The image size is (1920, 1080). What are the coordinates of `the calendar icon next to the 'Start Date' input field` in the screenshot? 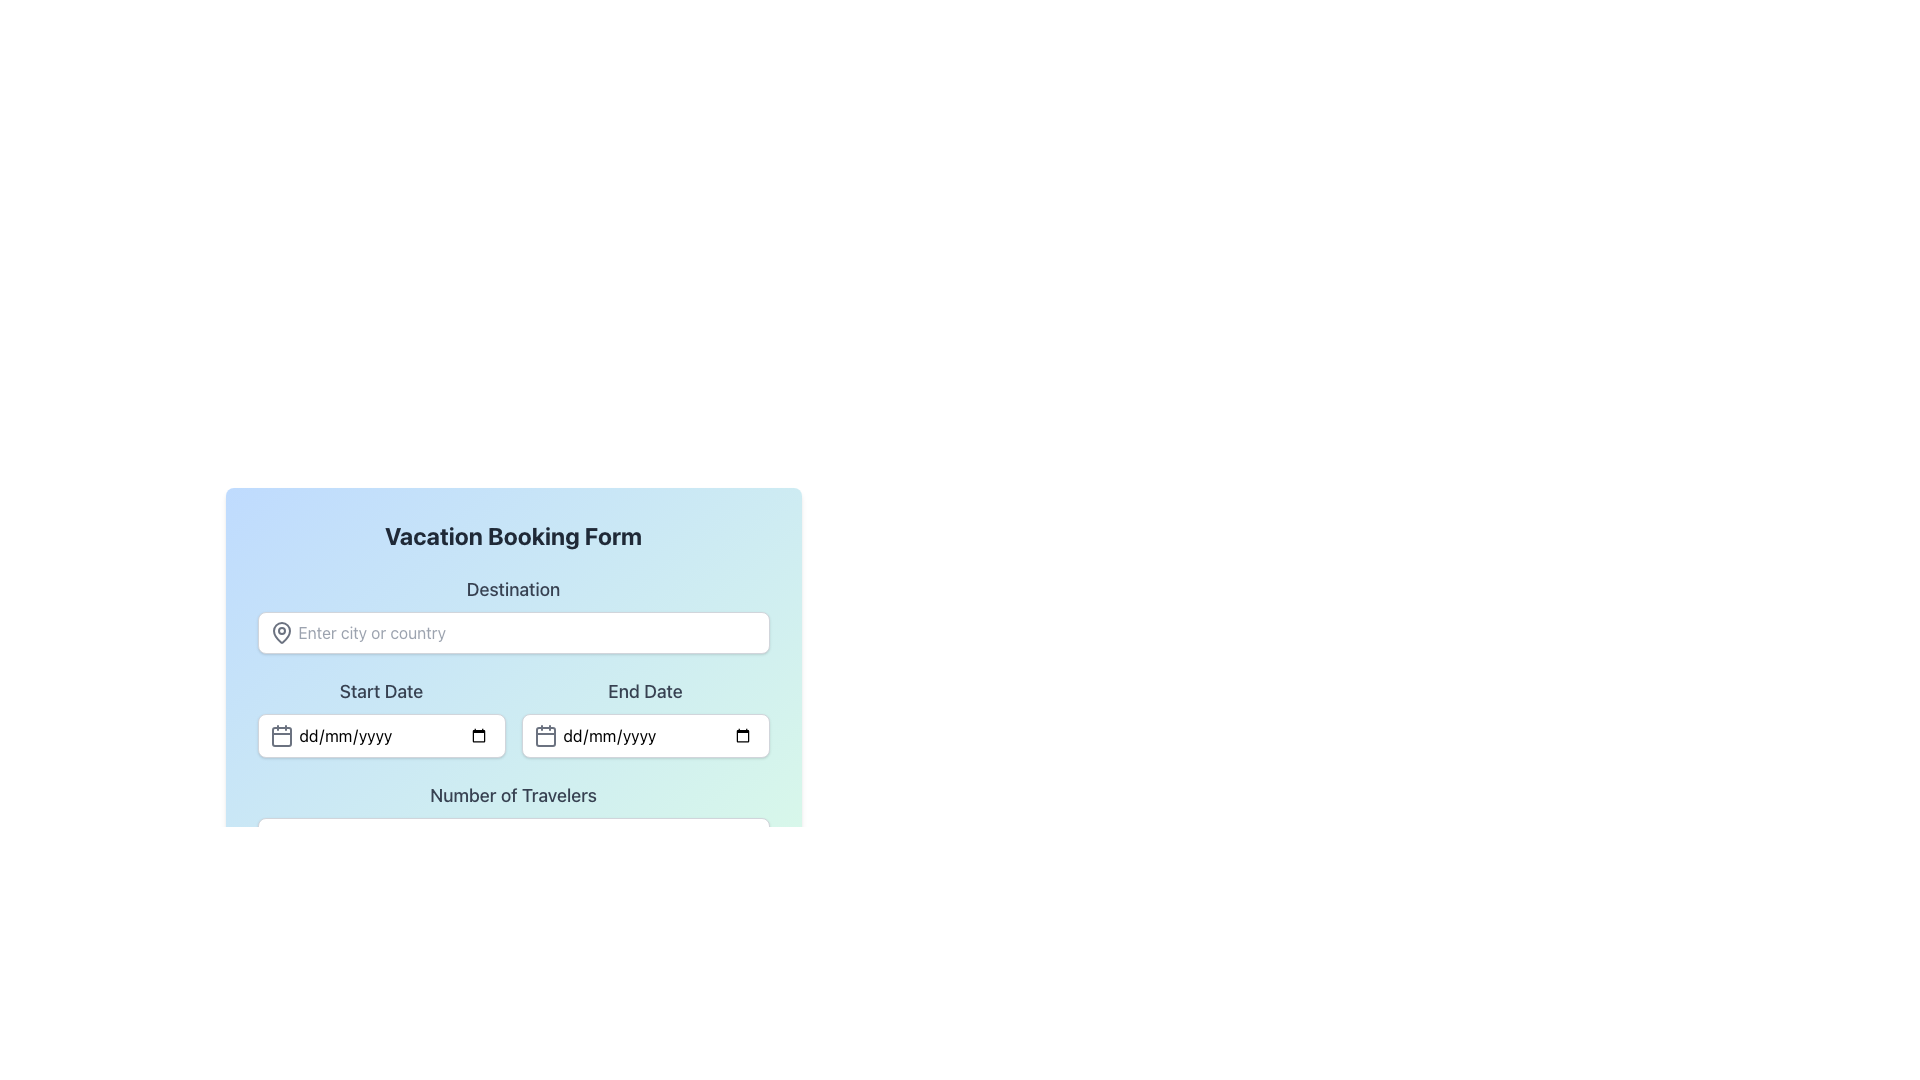 It's located at (381, 716).